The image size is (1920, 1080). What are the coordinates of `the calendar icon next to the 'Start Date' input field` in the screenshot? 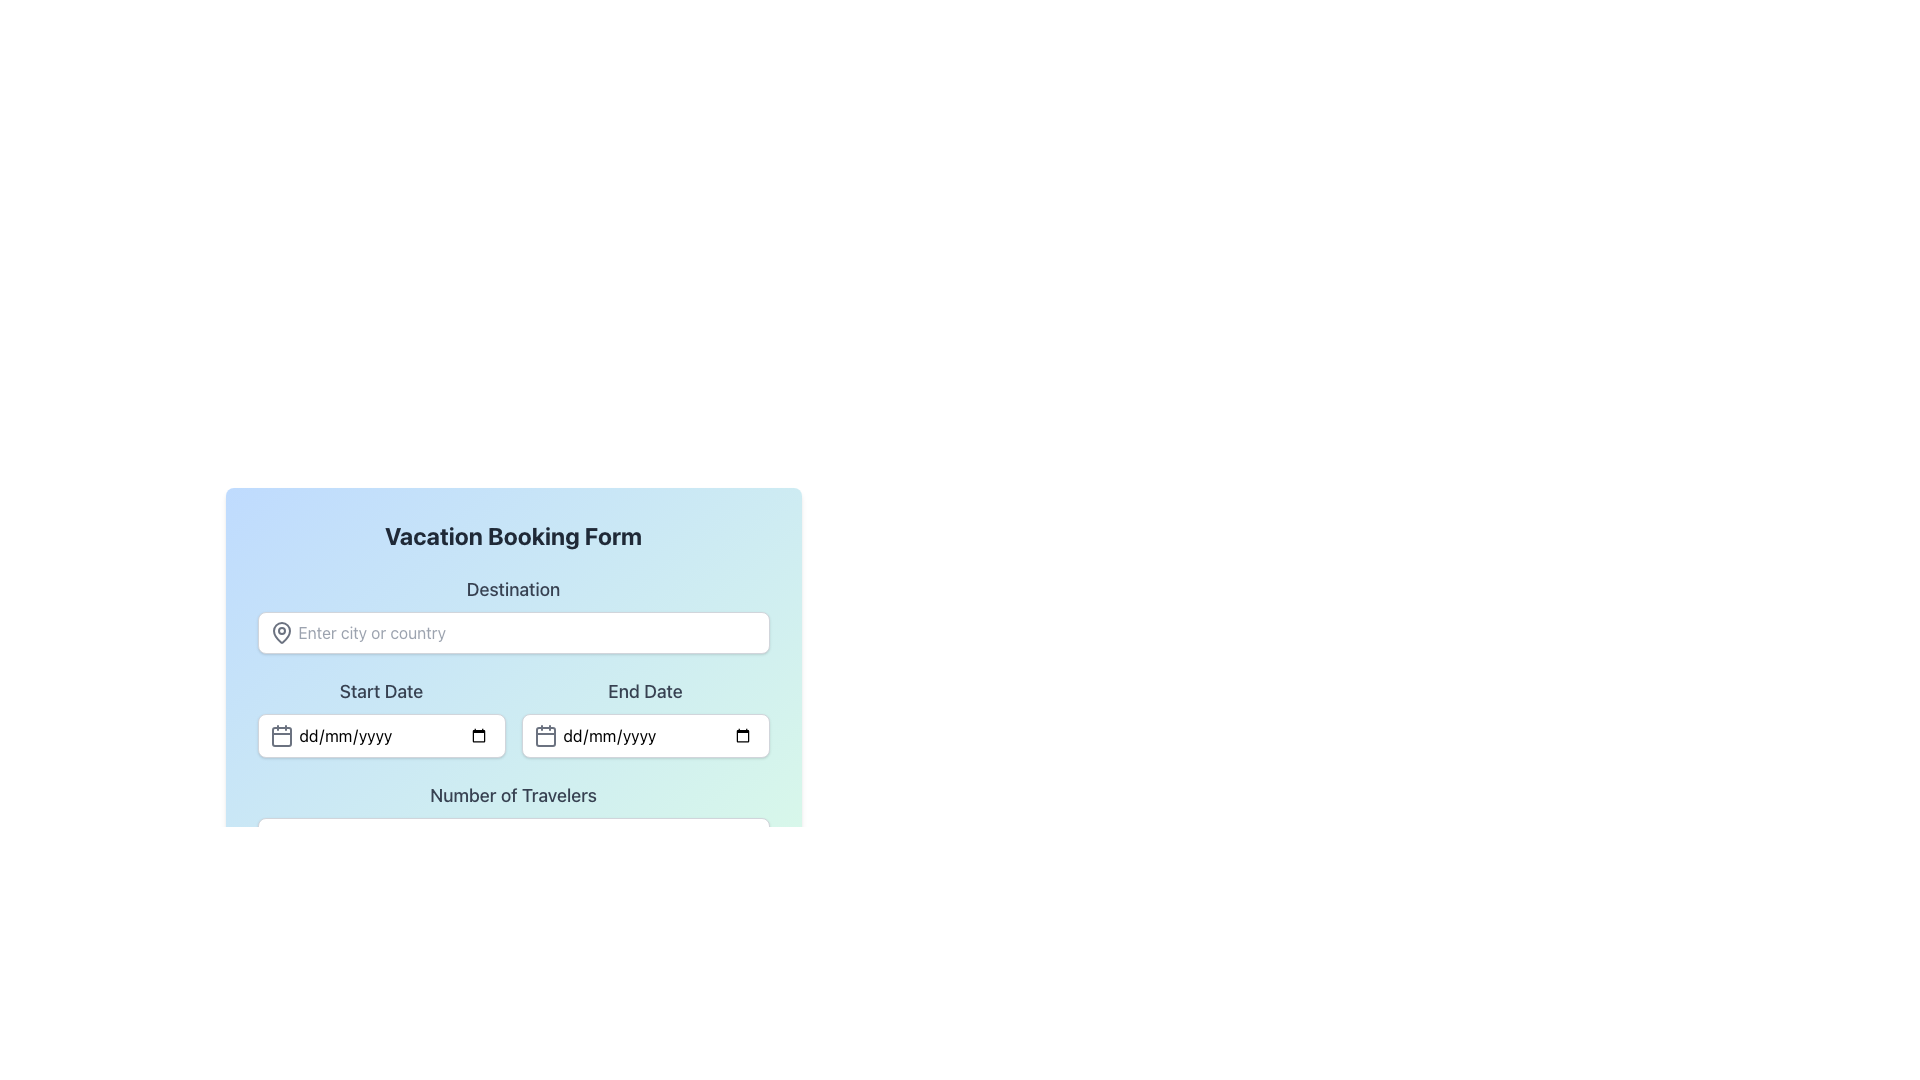 It's located at (381, 716).